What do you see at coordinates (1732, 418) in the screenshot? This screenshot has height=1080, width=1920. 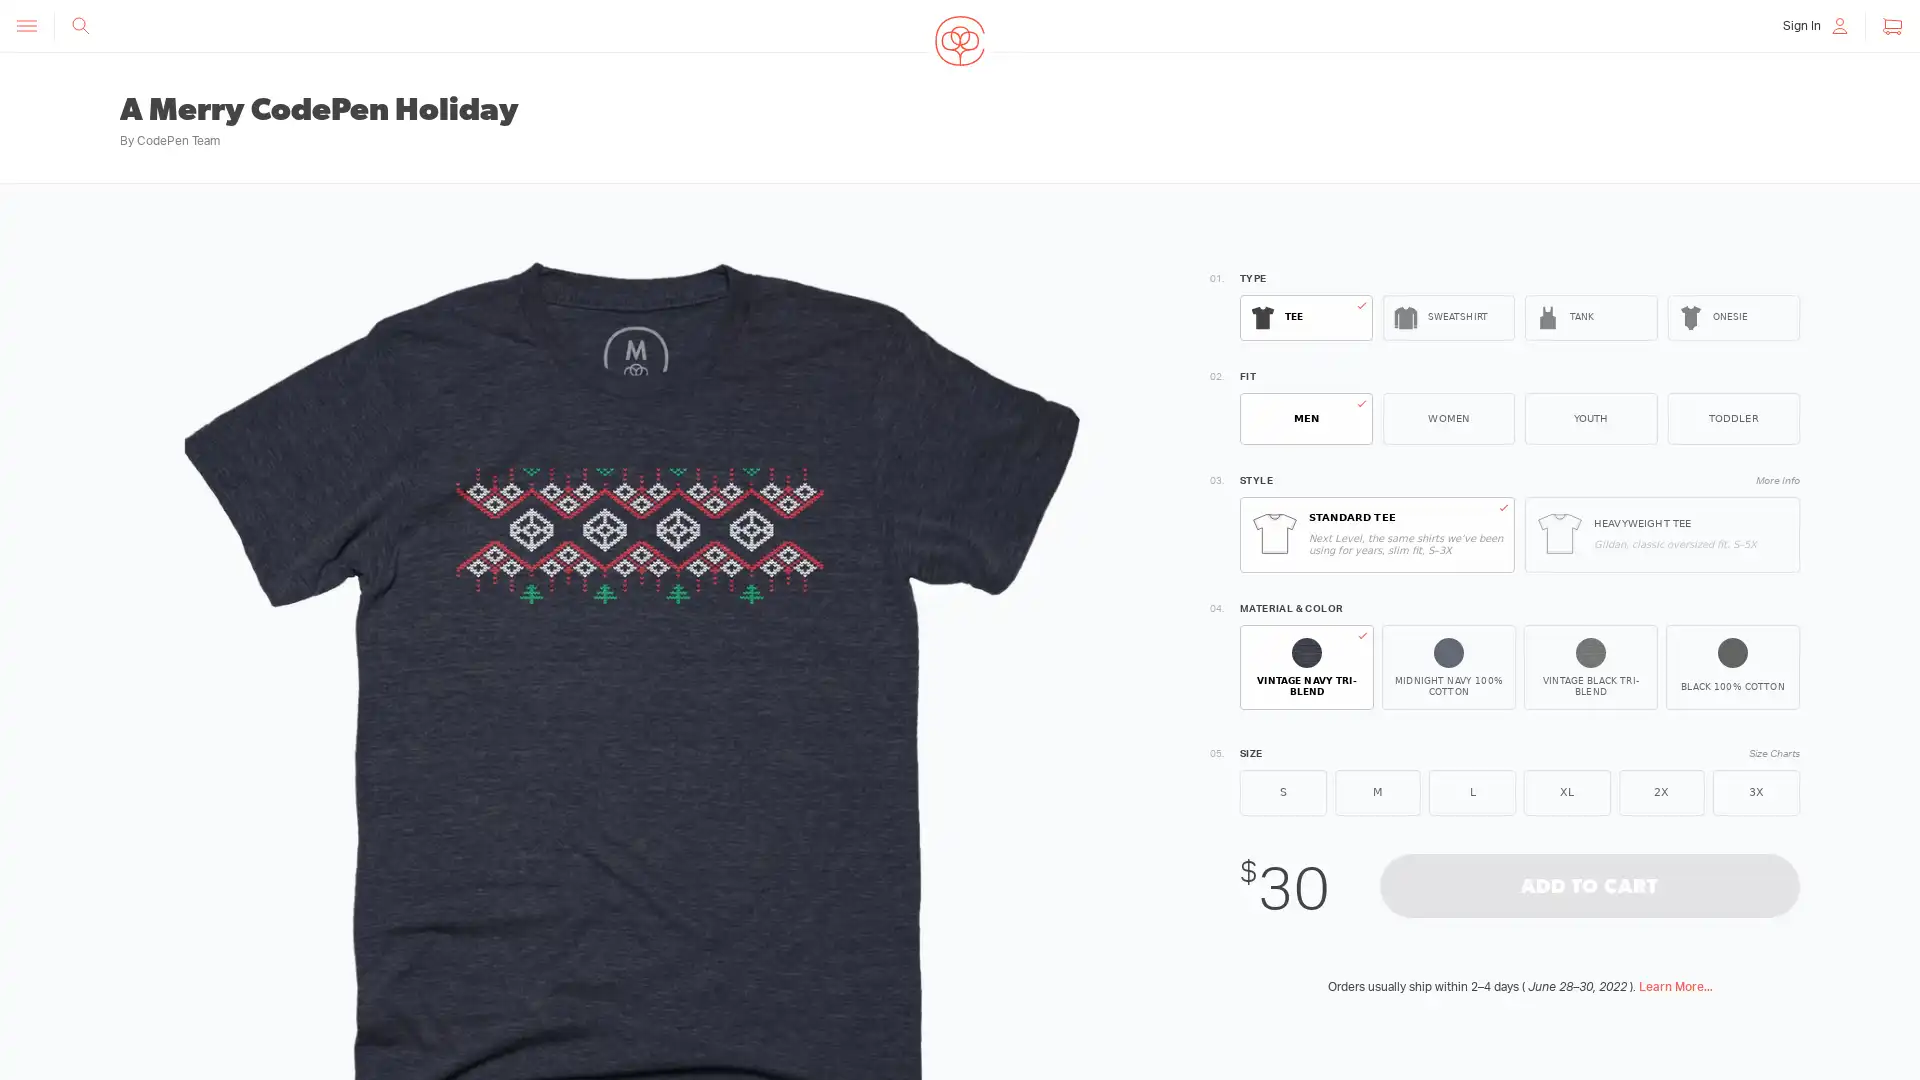 I see `TODDLER` at bounding box center [1732, 418].